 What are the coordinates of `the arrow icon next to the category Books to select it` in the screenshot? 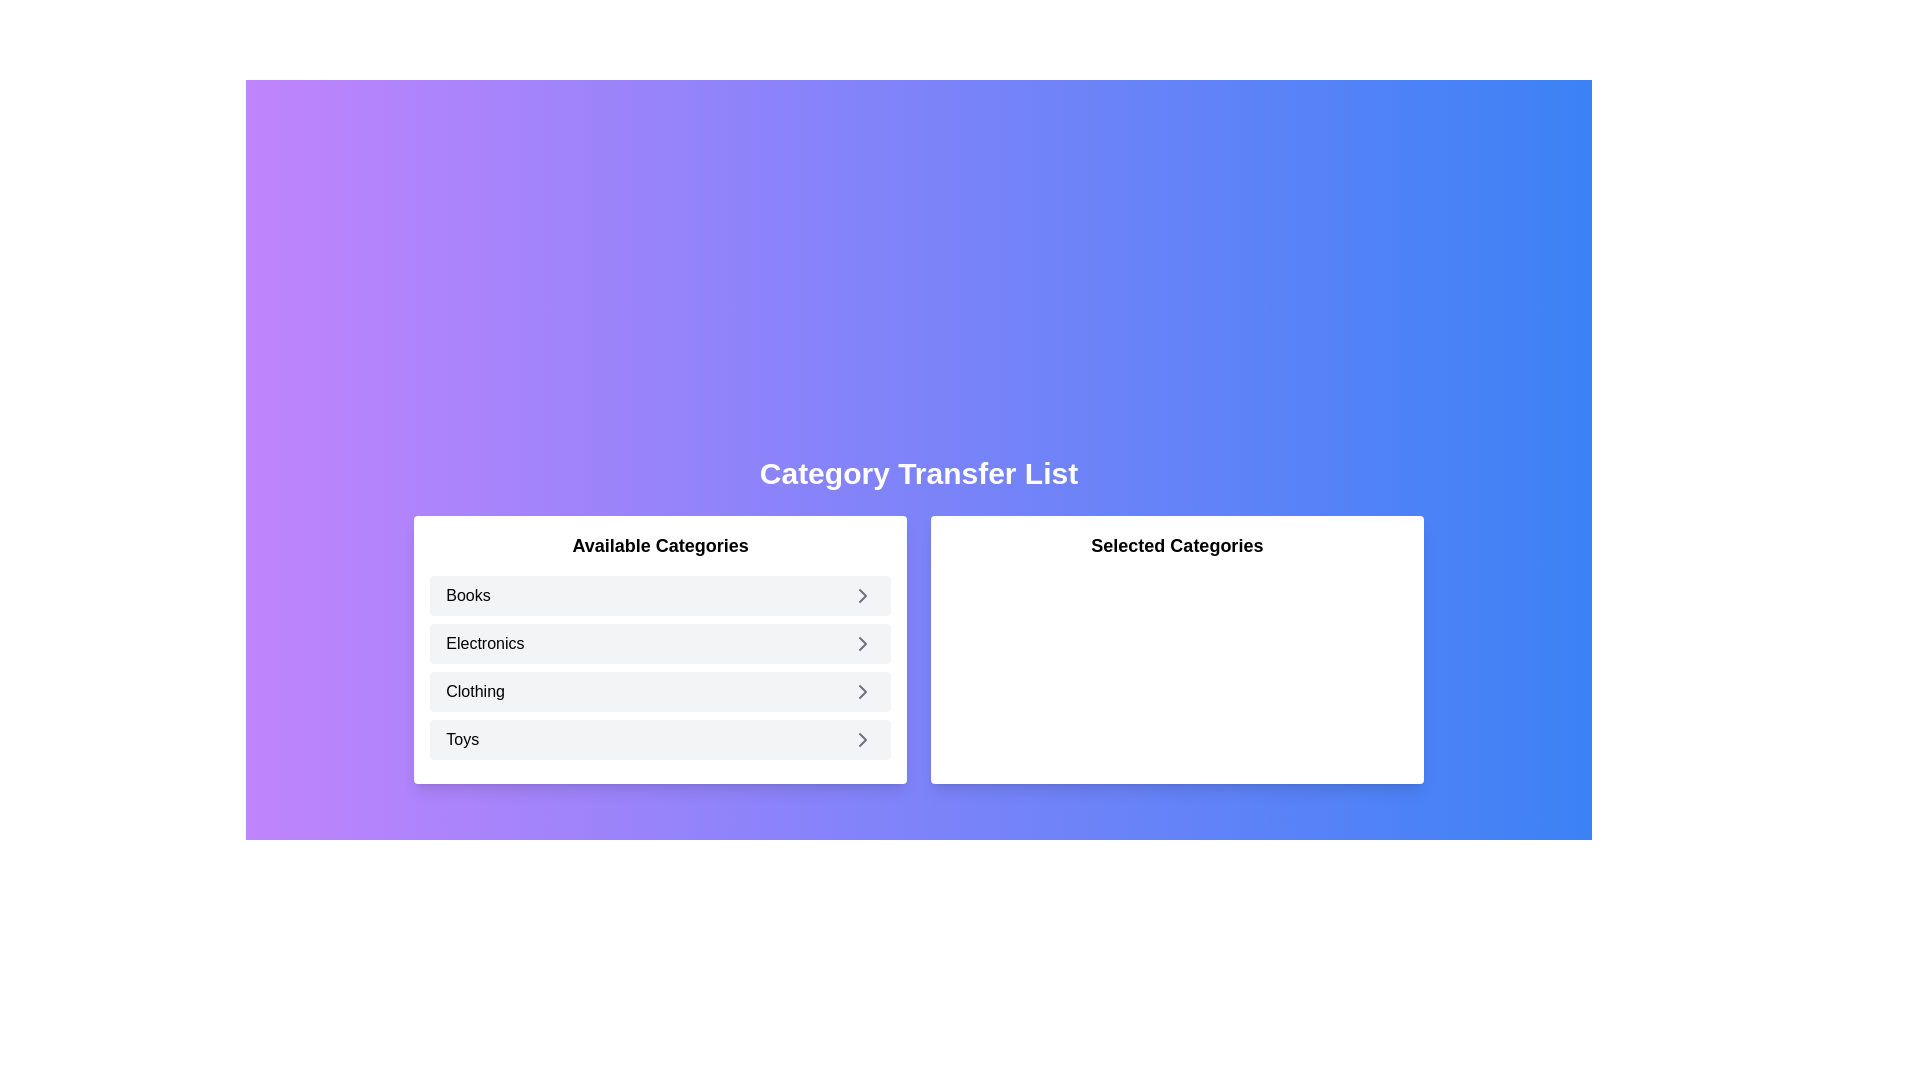 It's located at (863, 595).